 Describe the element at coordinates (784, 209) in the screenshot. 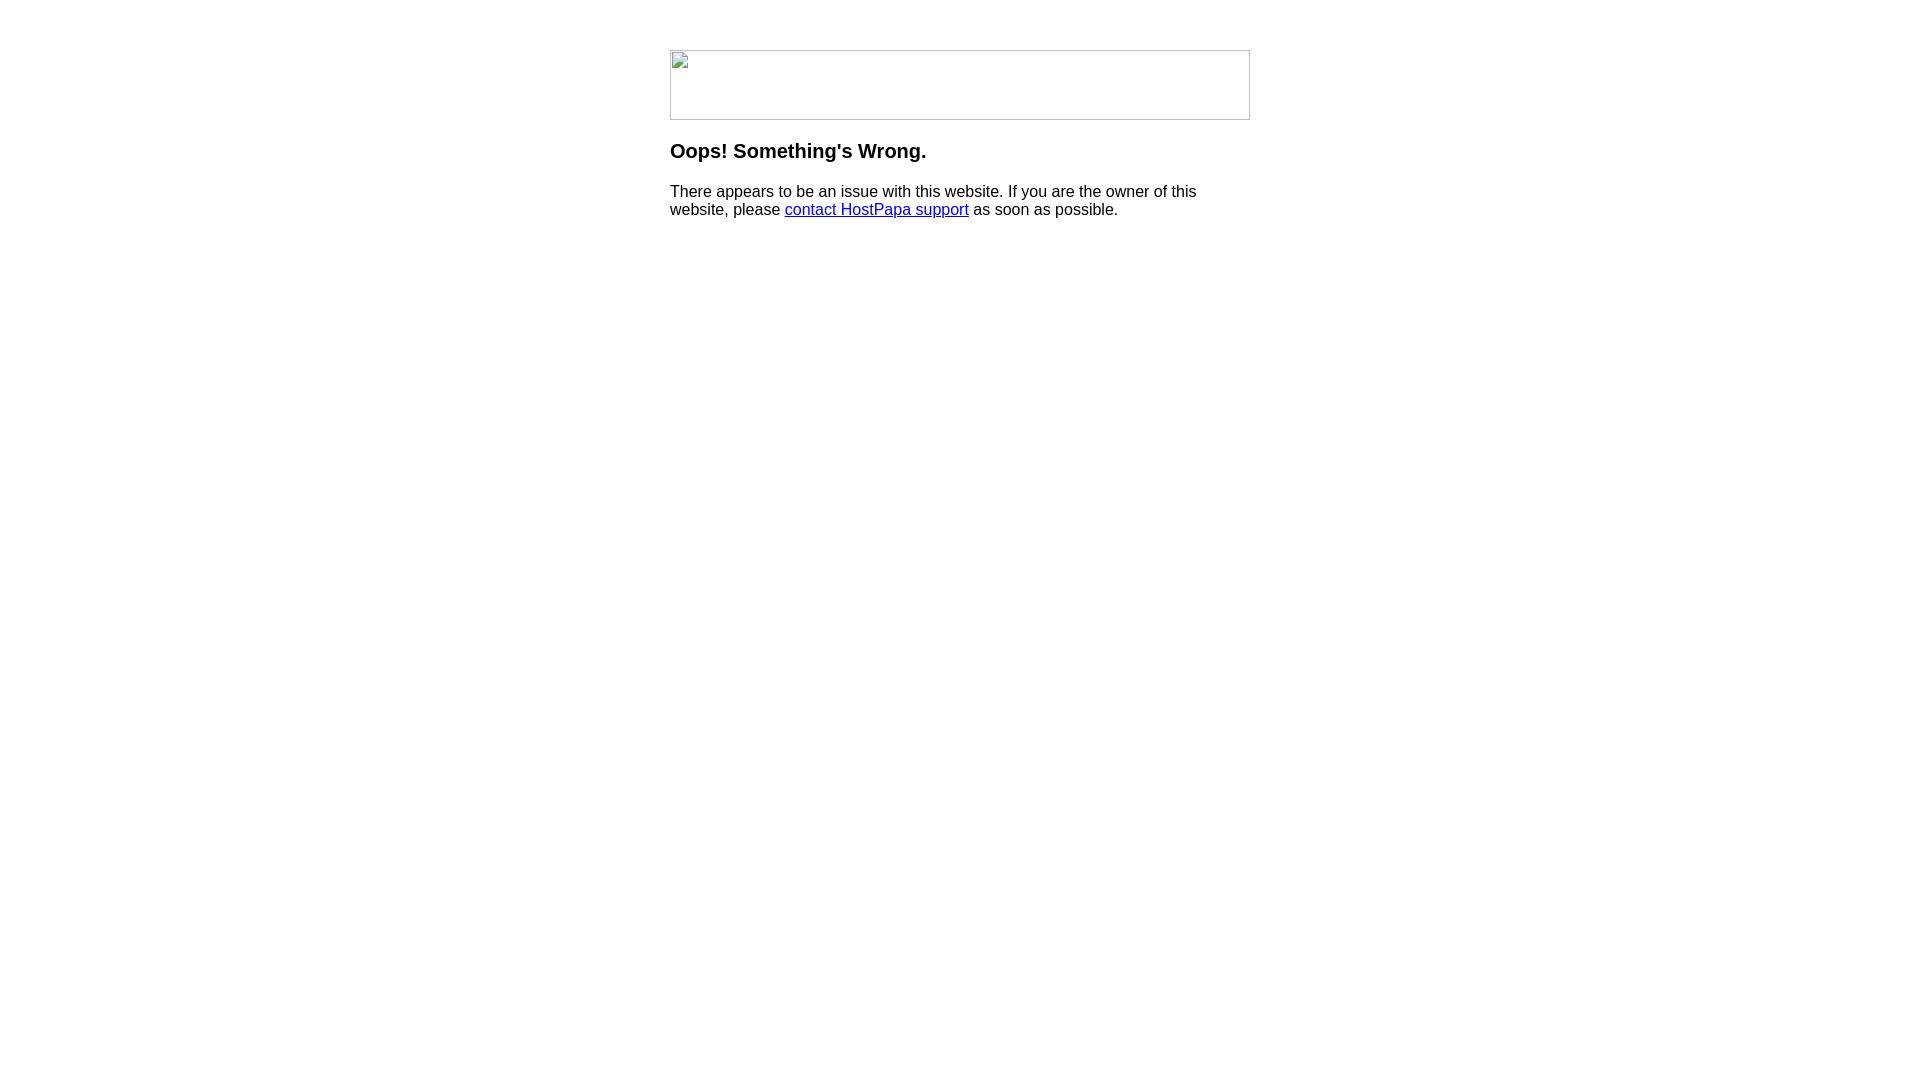

I see `'contact HostPapa support'` at that location.